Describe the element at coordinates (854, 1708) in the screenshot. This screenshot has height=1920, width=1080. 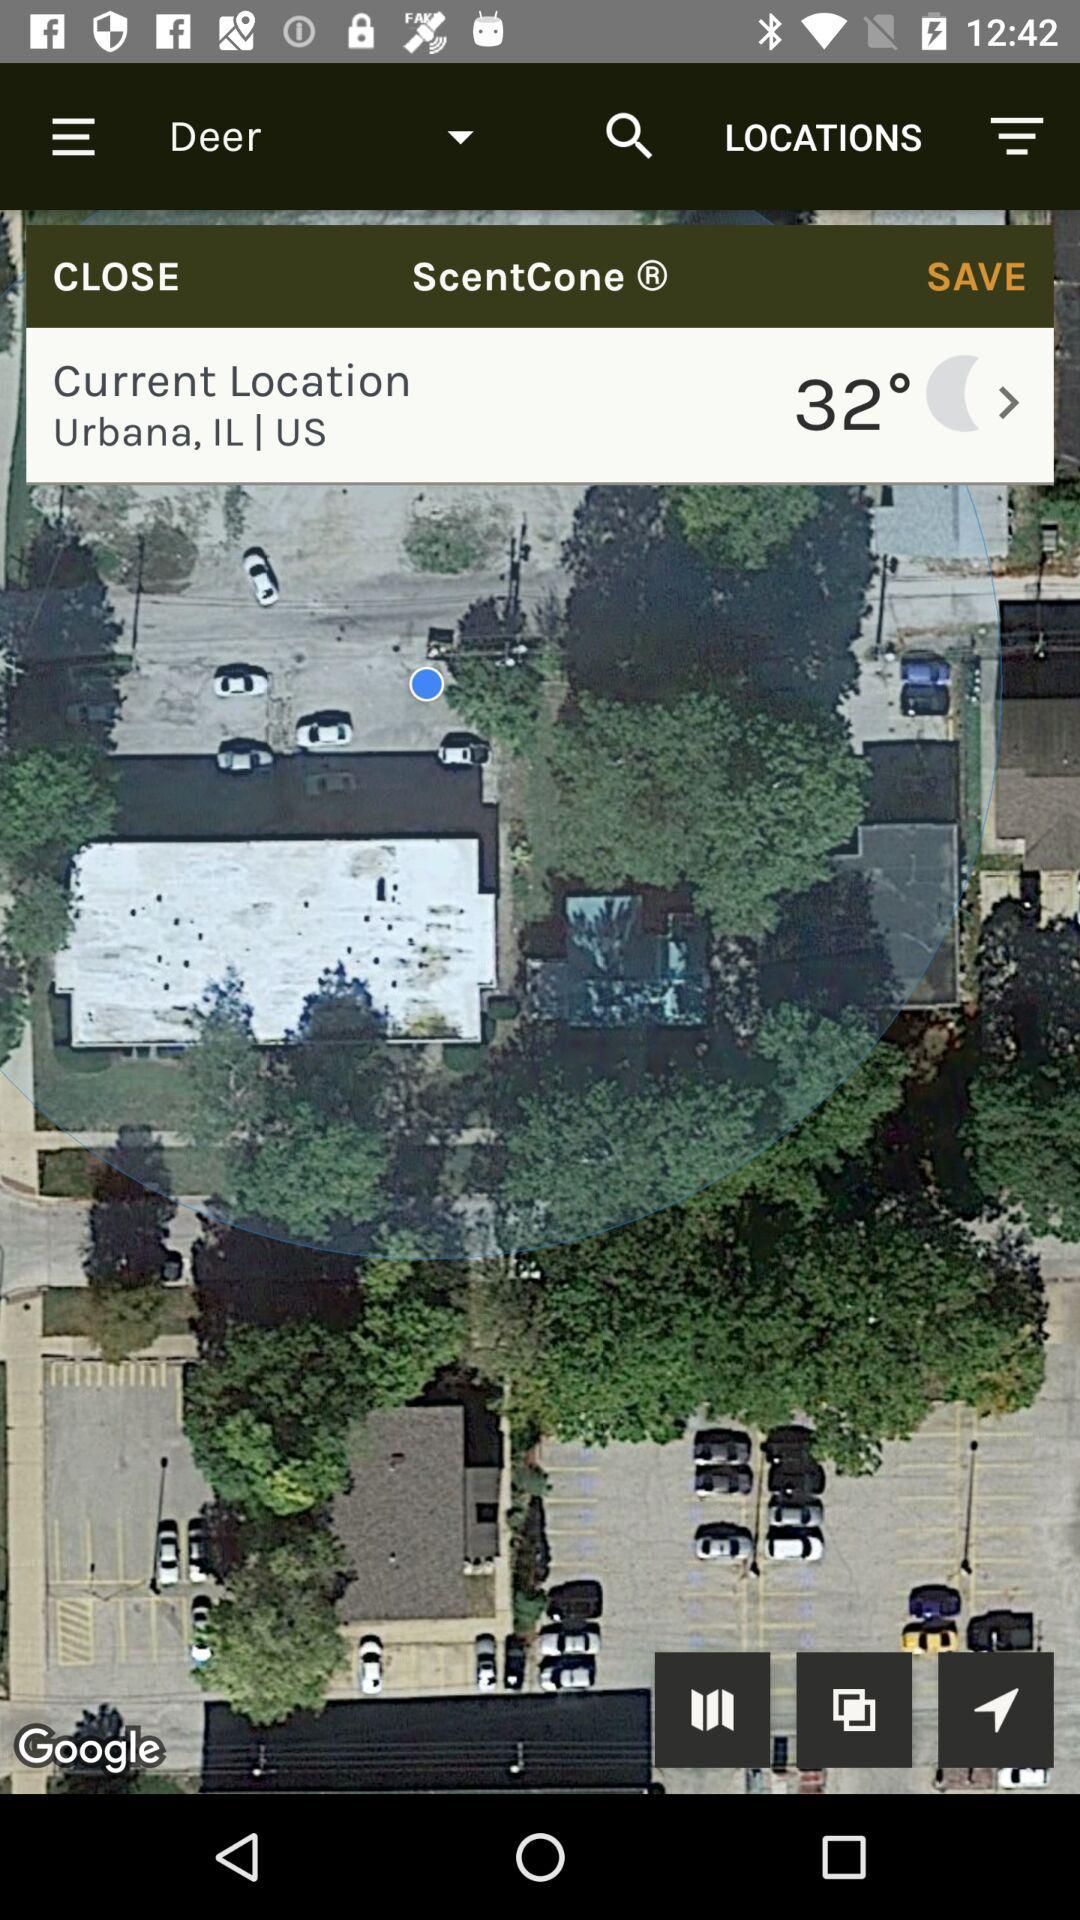
I see `zoom the image` at that location.